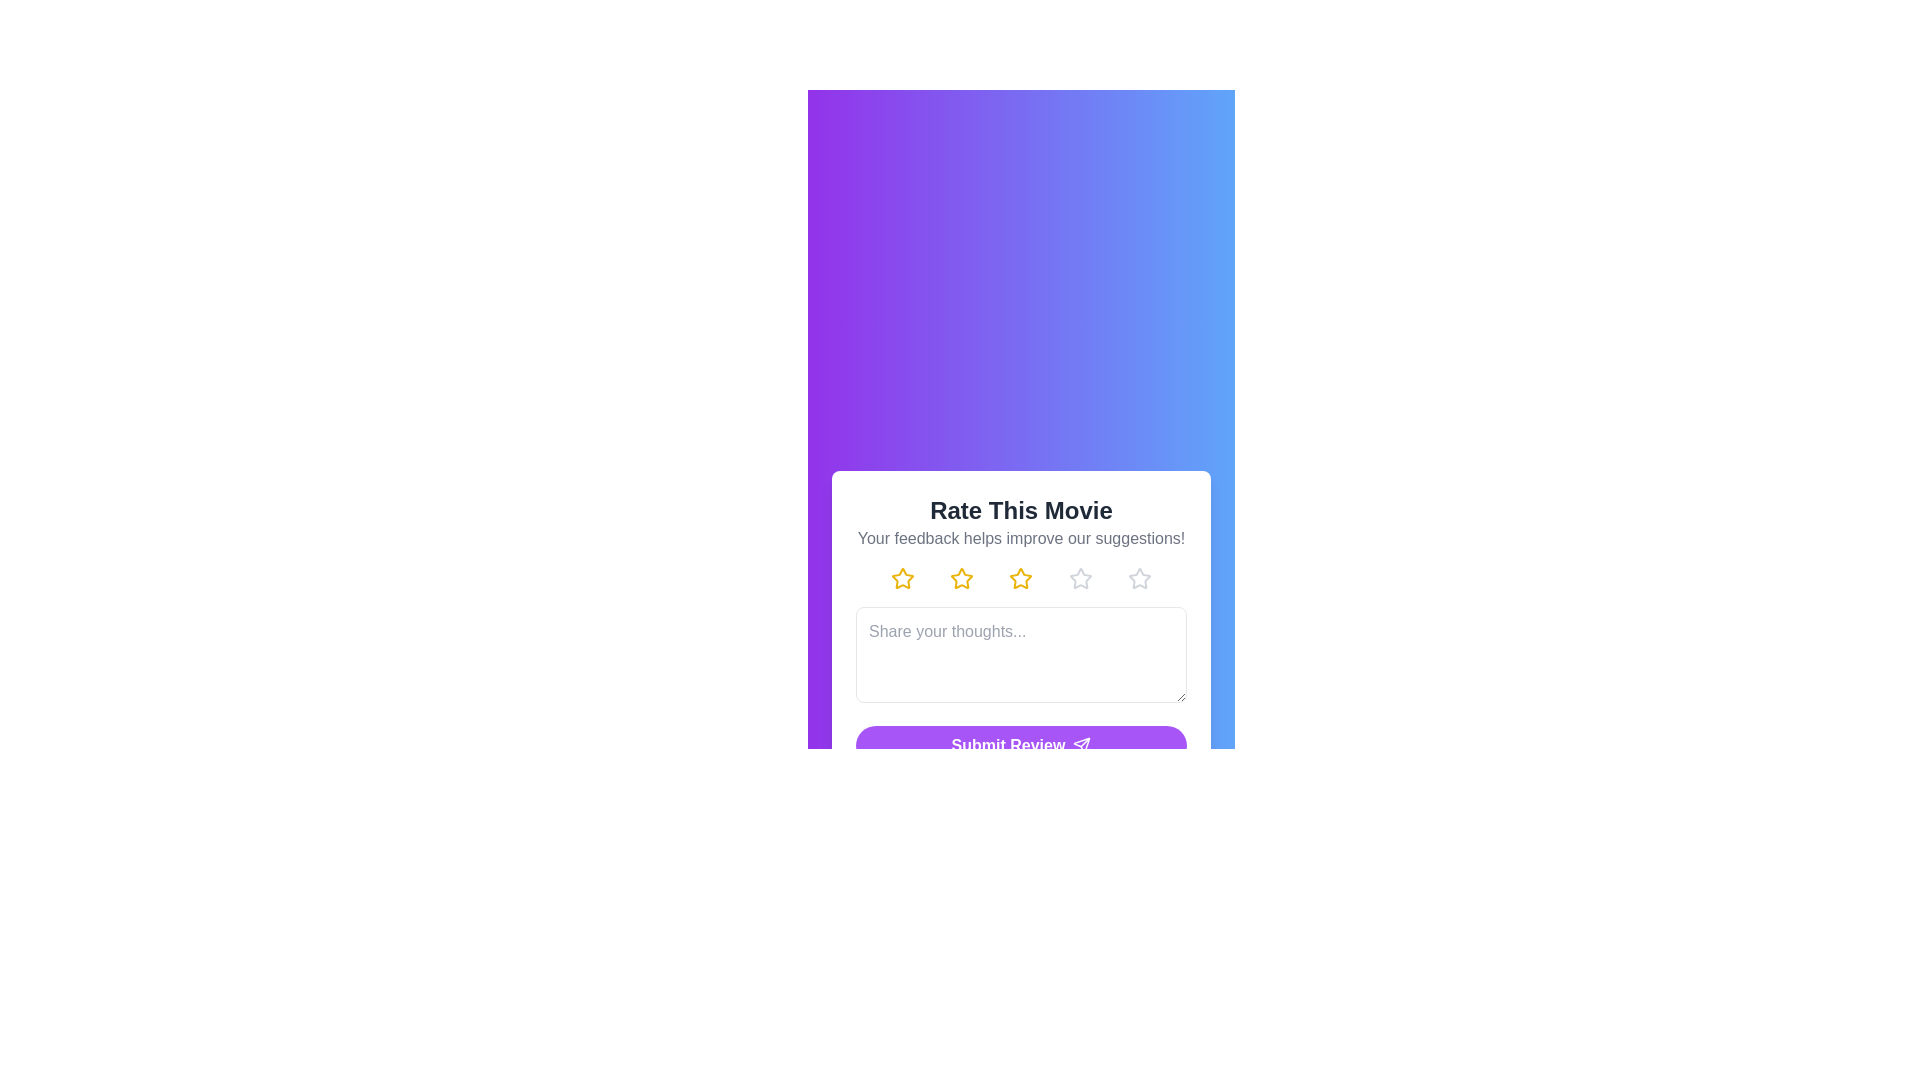  Describe the element at coordinates (1079, 578) in the screenshot. I see `the fourth star icon in the movie rating section` at that location.